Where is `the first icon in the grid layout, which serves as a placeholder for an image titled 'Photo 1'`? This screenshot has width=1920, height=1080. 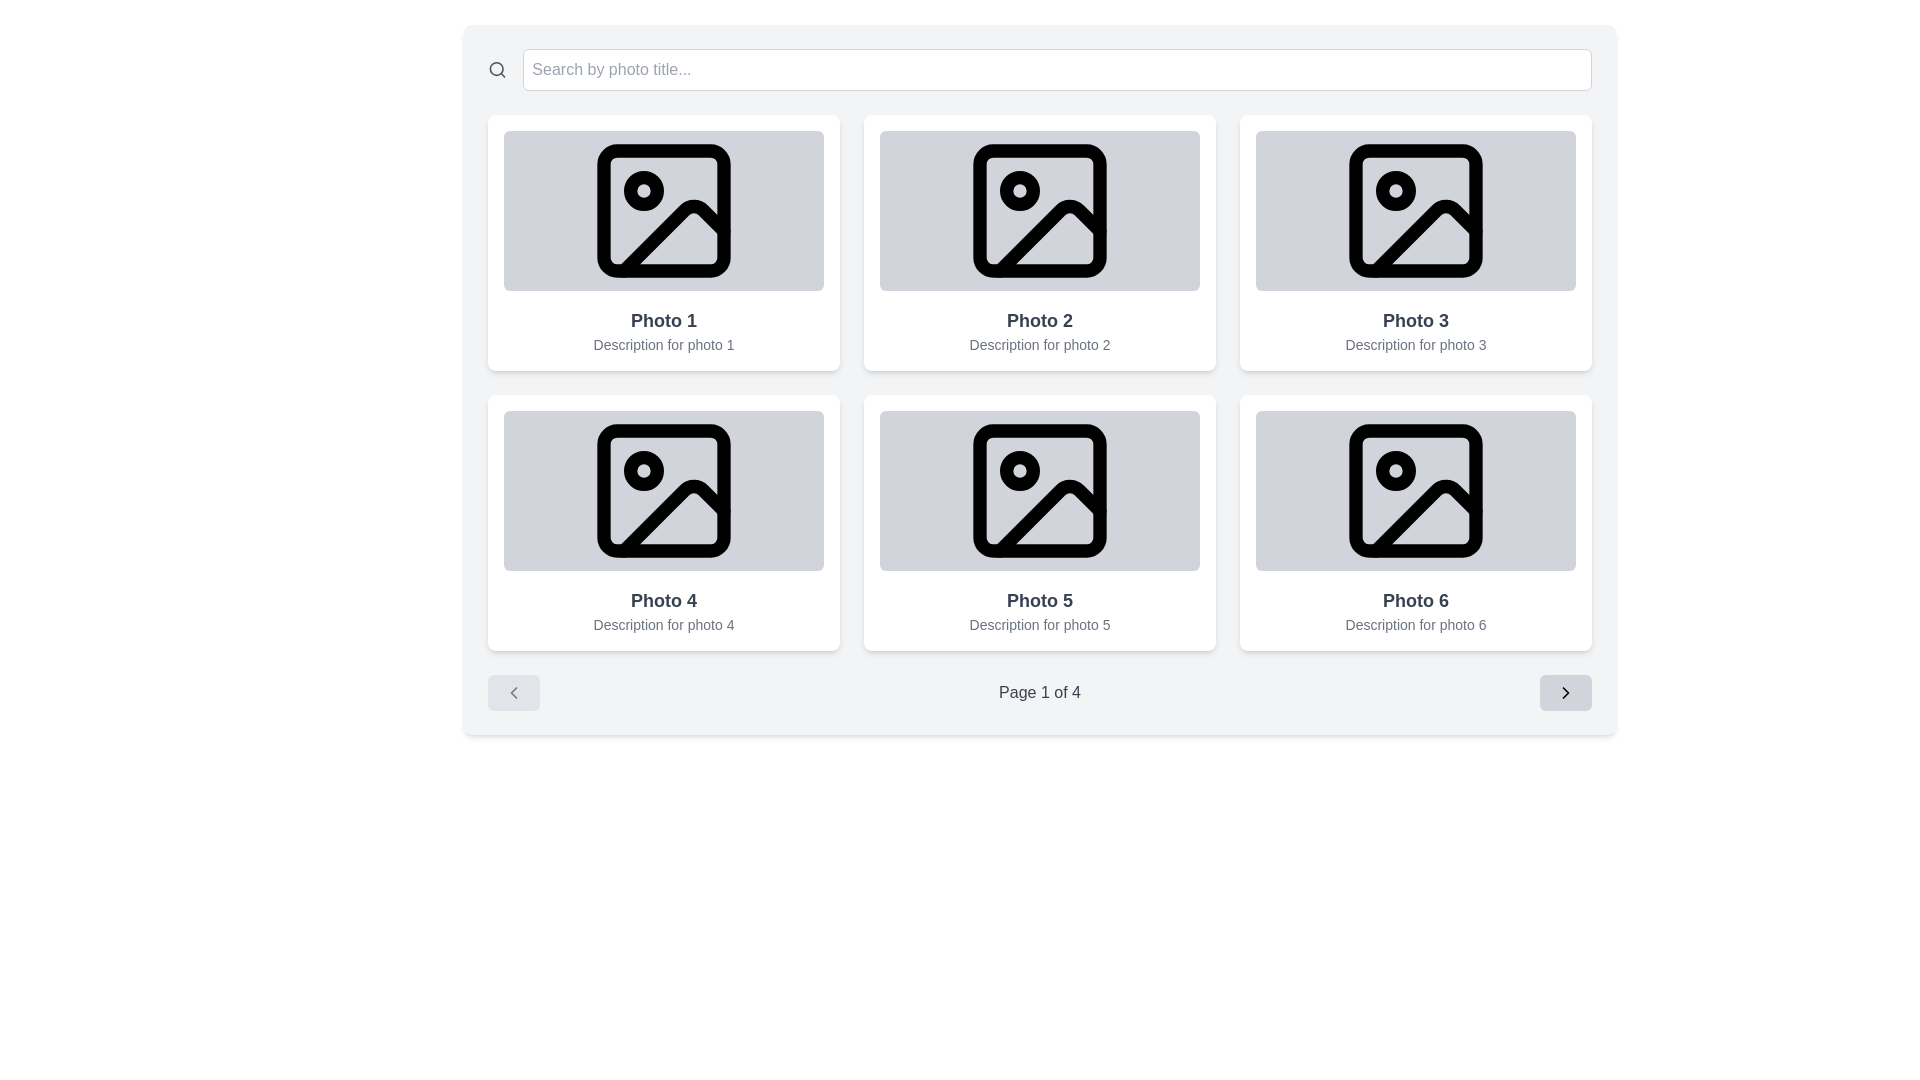 the first icon in the grid layout, which serves as a placeholder for an image titled 'Photo 1' is located at coordinates (663, 211).